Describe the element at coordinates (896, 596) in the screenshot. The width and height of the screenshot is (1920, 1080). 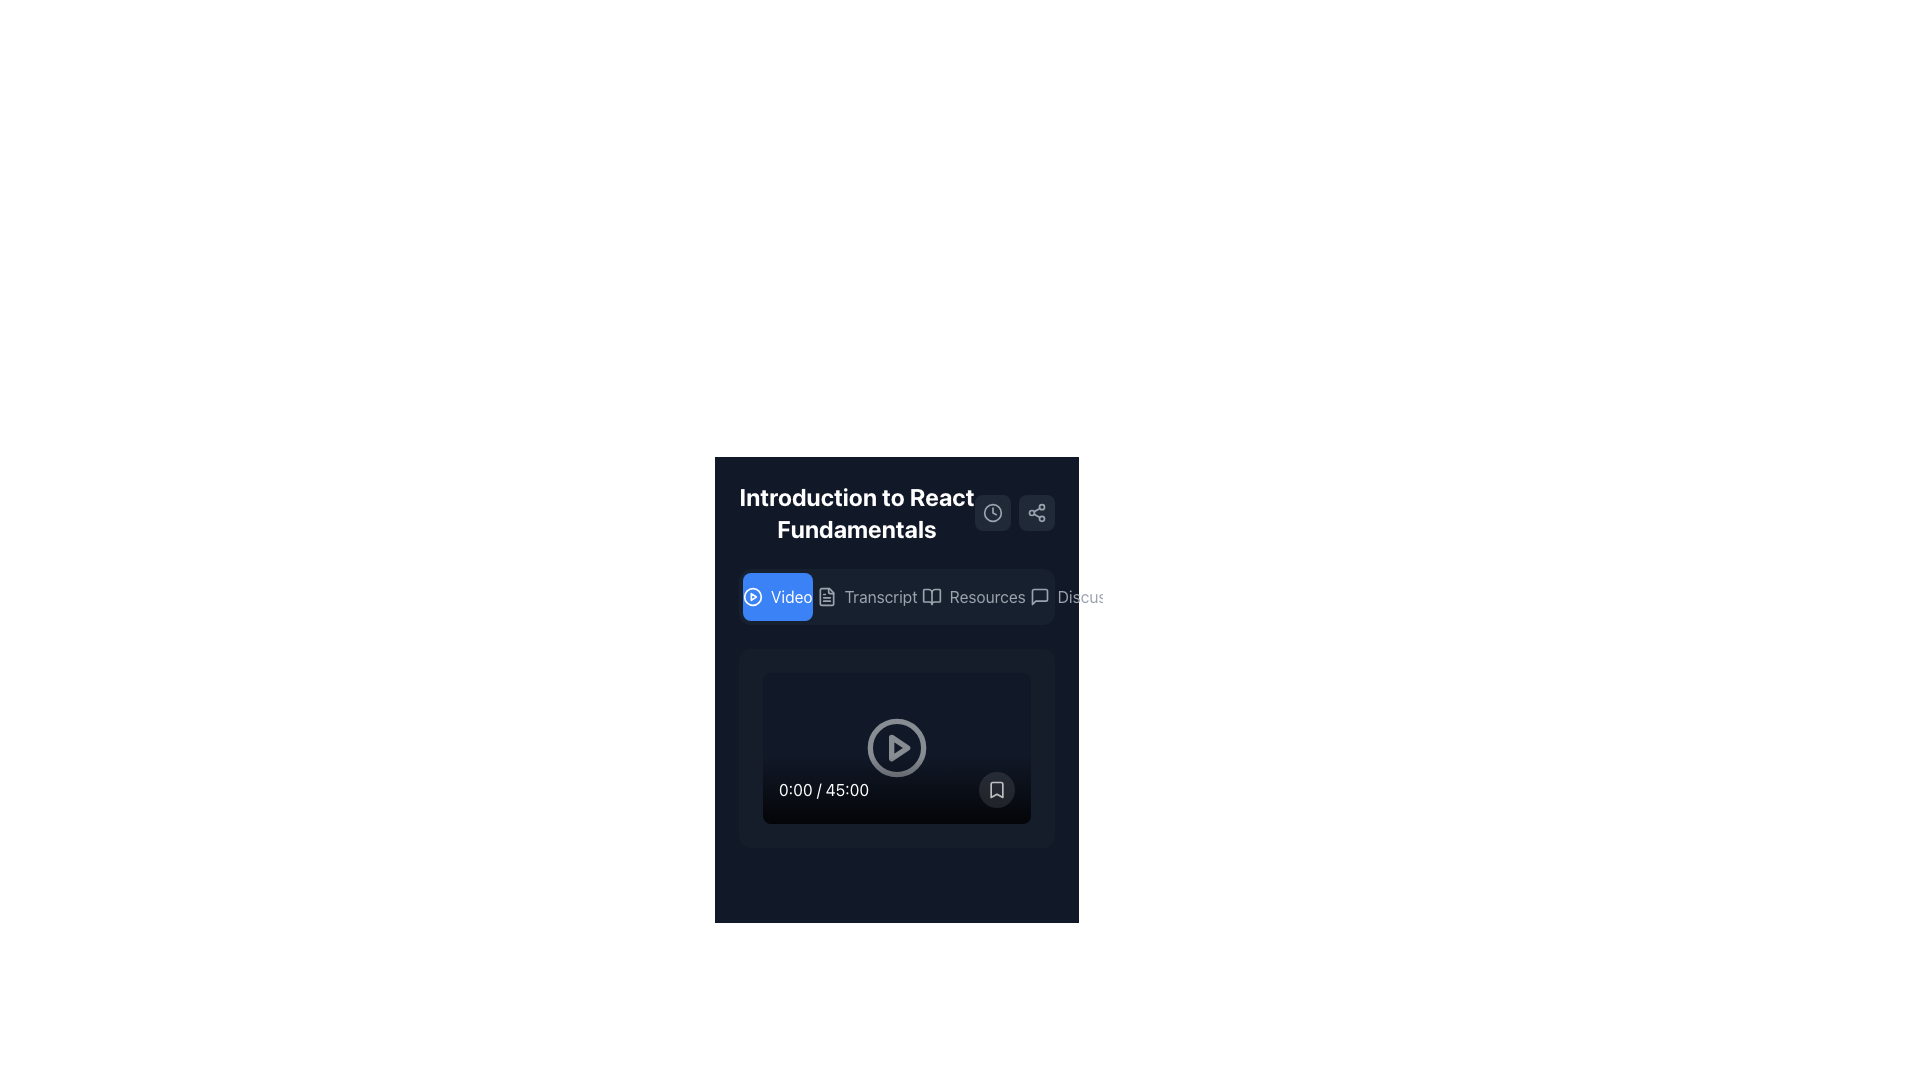
I see `the 'Transcript' button, which is the second button in a horizontally arranged group of options labeled 'Video', 'Transcript', 'Resources', and 'Discussion', located below the header 'Introduction to React Fundamentals'` at that location.